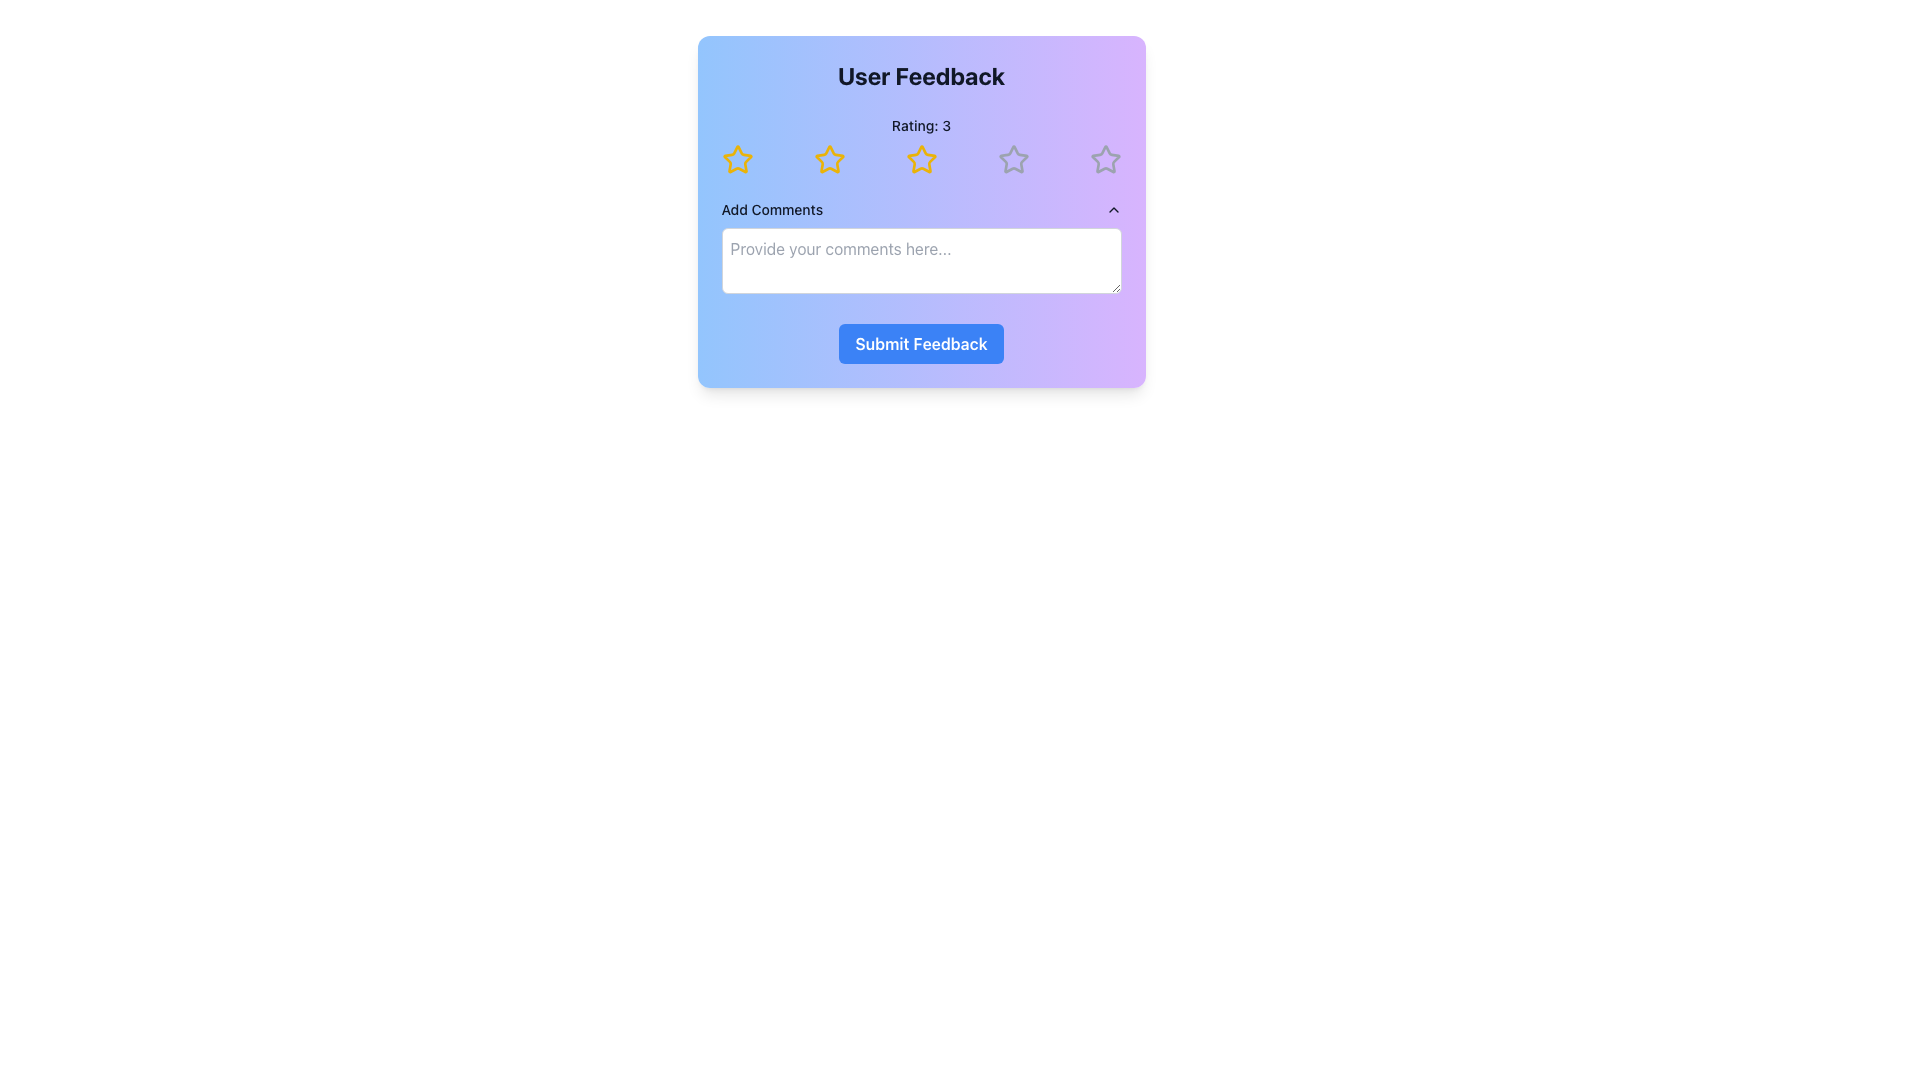  What do you see at coordinates (920, 158) in the screenshot?
I see `the third yellow star icon in the rating section of the feedback dialog box` at bounding box center [920, 158].